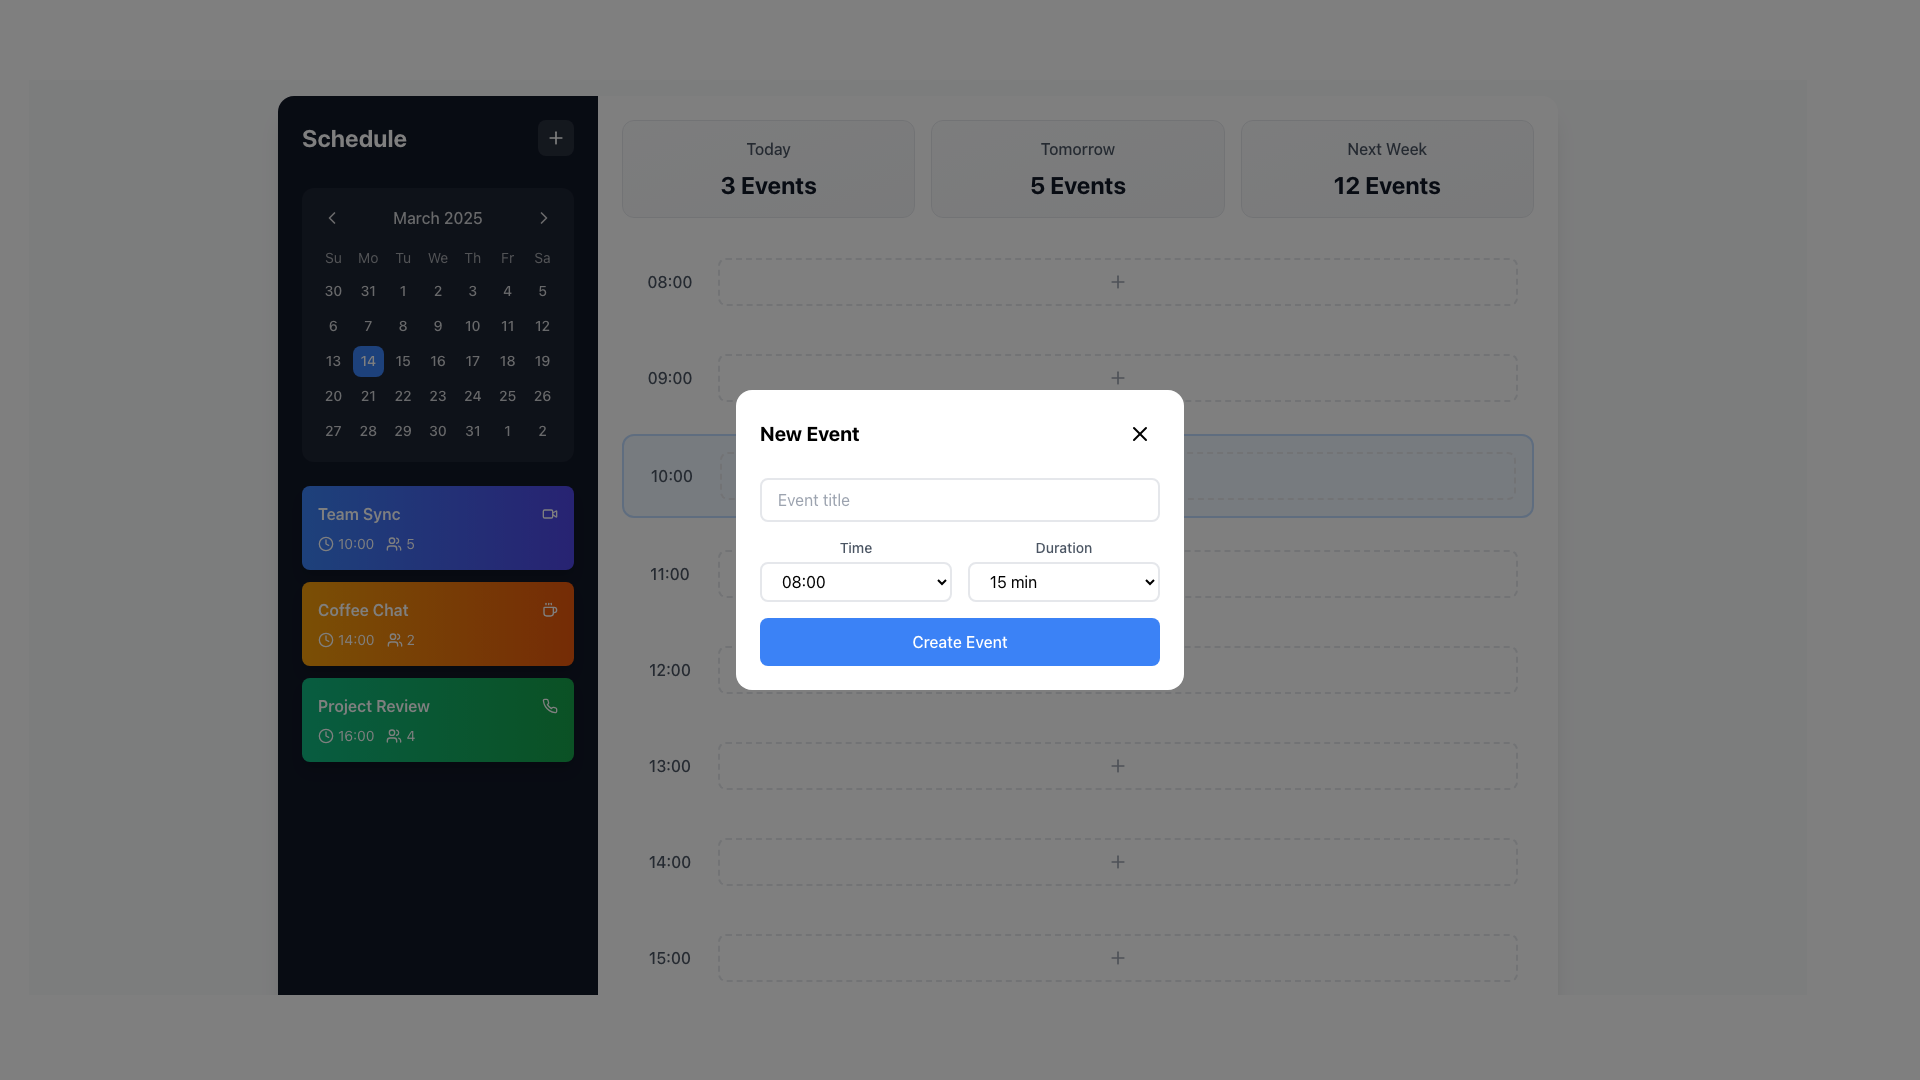  I want to click on the small, centered, black 'X' icon in the top-right corner of the 'New Event' modal, so click(1140, 433).